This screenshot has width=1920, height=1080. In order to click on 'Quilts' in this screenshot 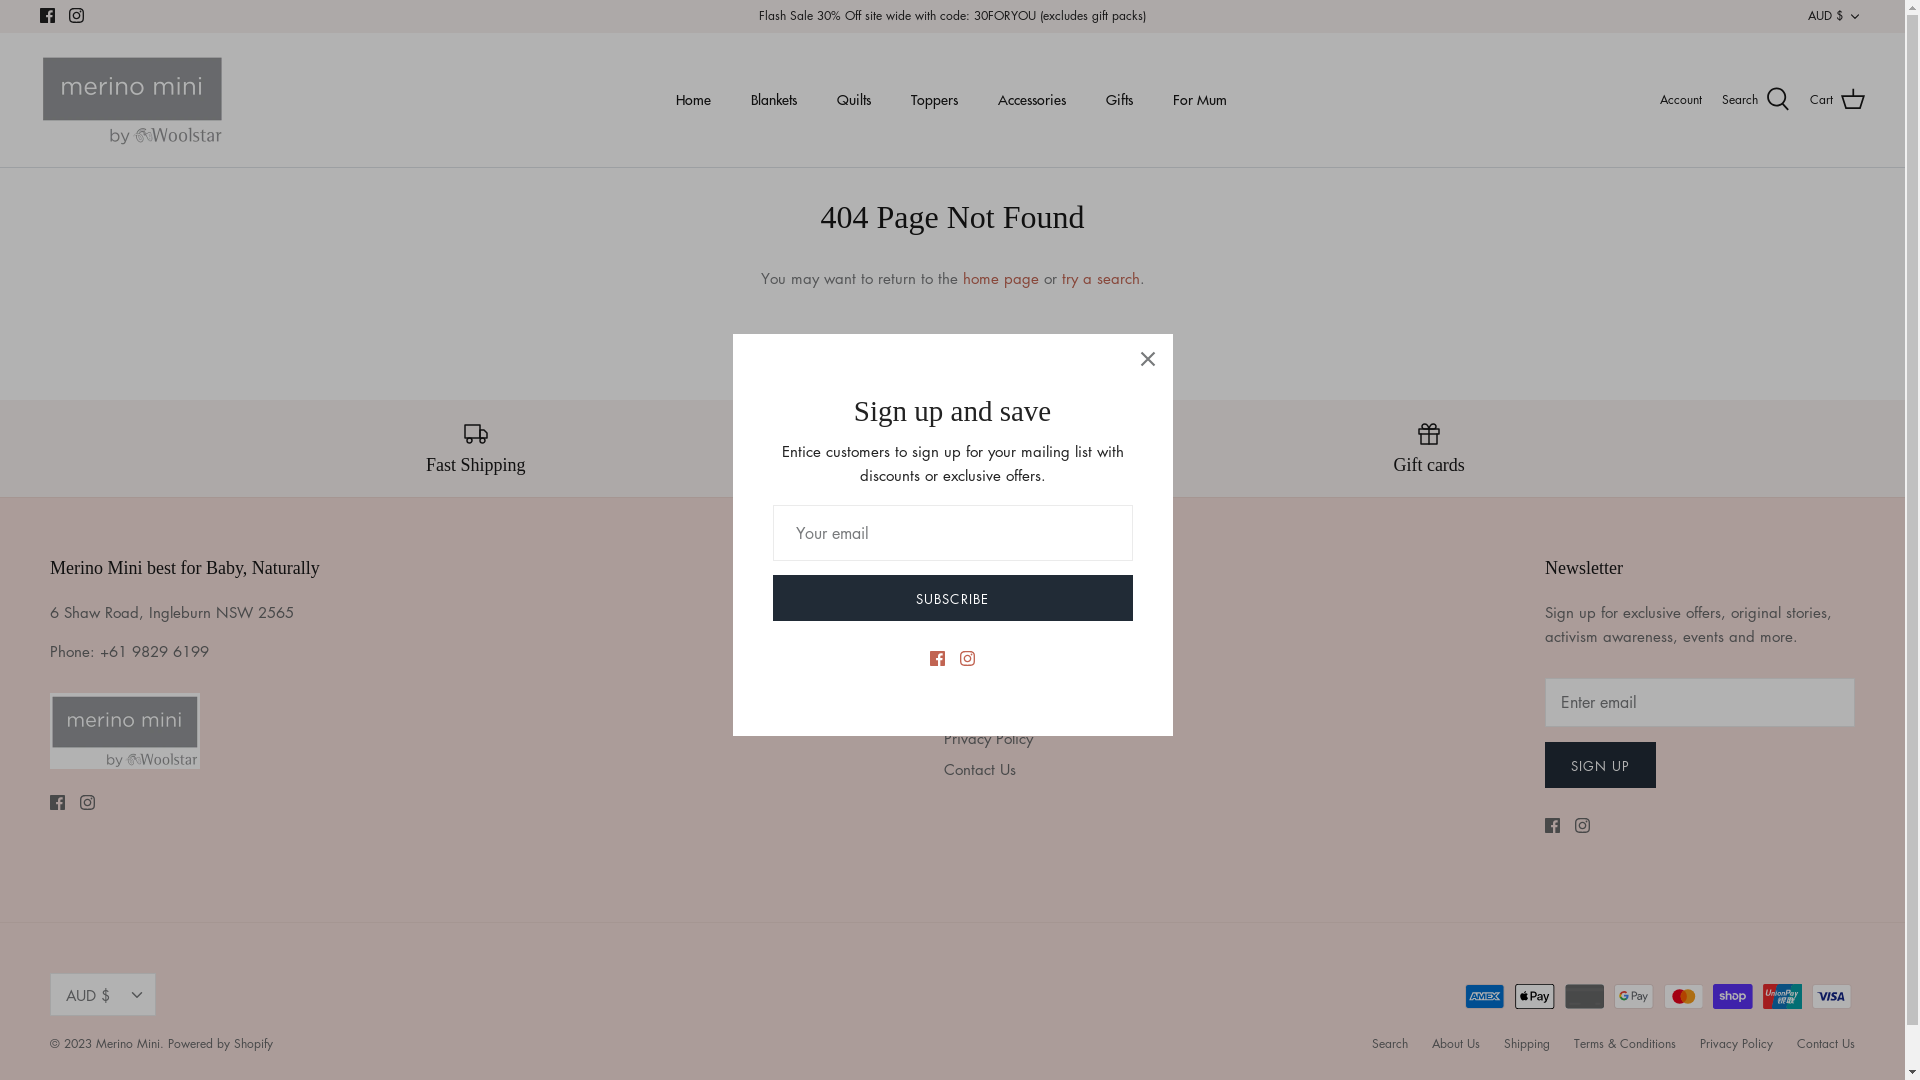, I will do `click(853, 99)`.